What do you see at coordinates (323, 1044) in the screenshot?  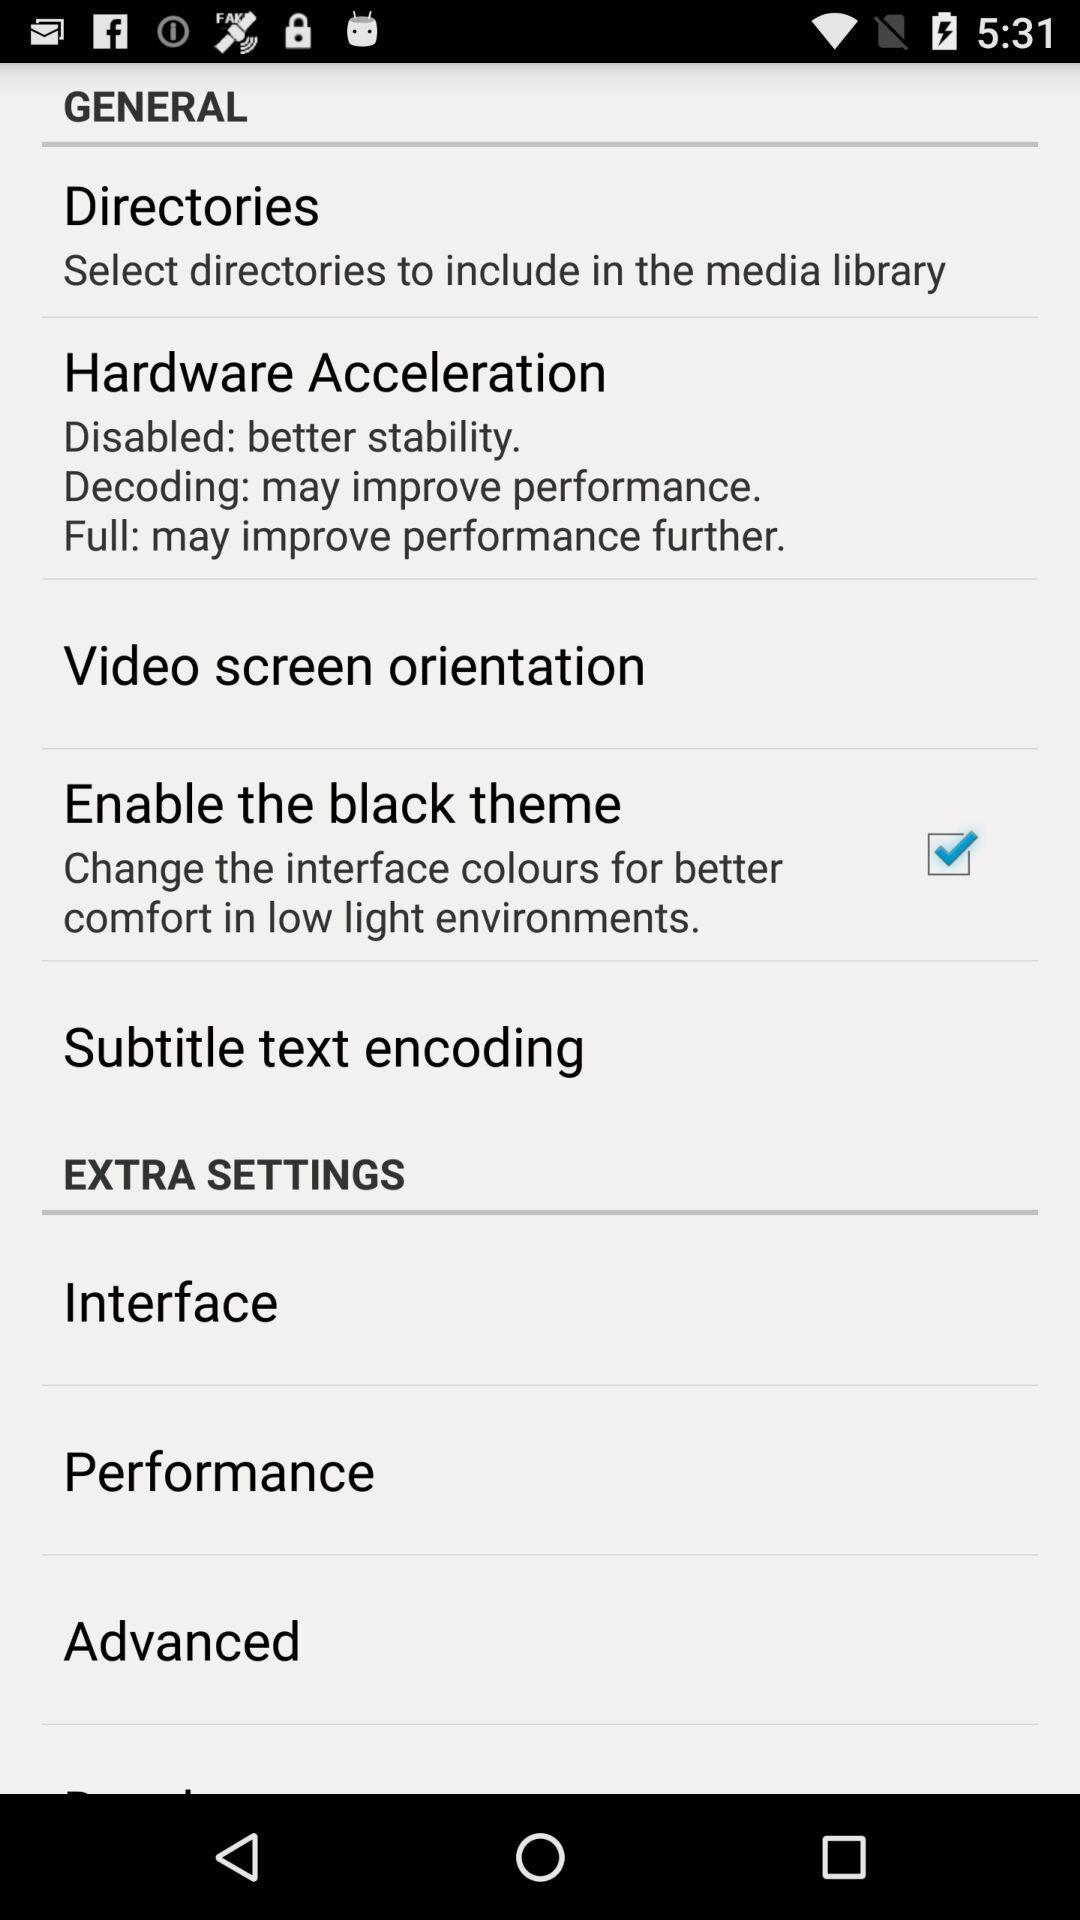 I see `the subtitle text encoding item` at bounding box center [323, 1044].